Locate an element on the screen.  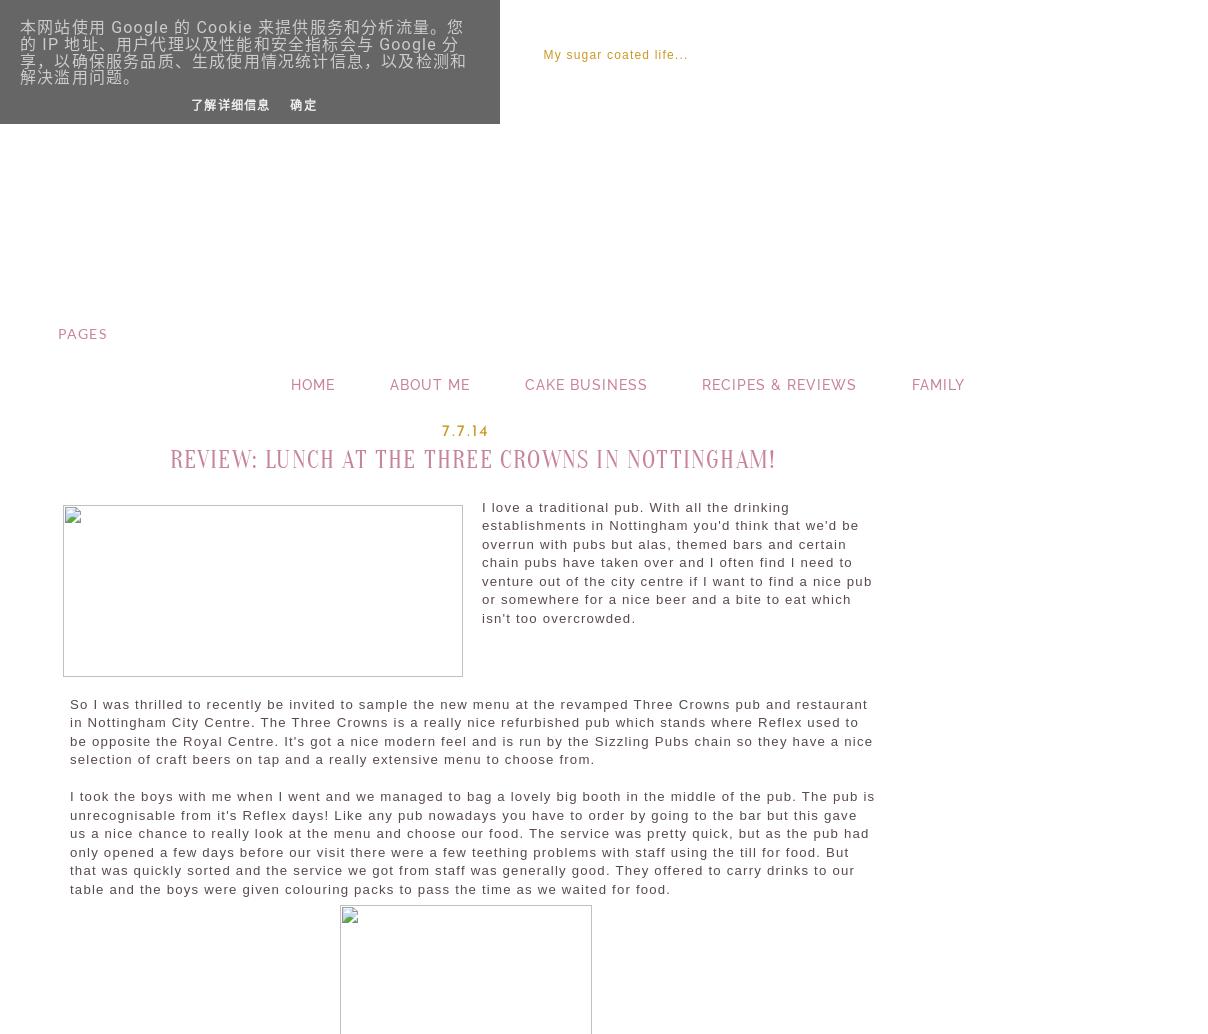
'Recipes & Reviews' is located at coordinates (779, 383).